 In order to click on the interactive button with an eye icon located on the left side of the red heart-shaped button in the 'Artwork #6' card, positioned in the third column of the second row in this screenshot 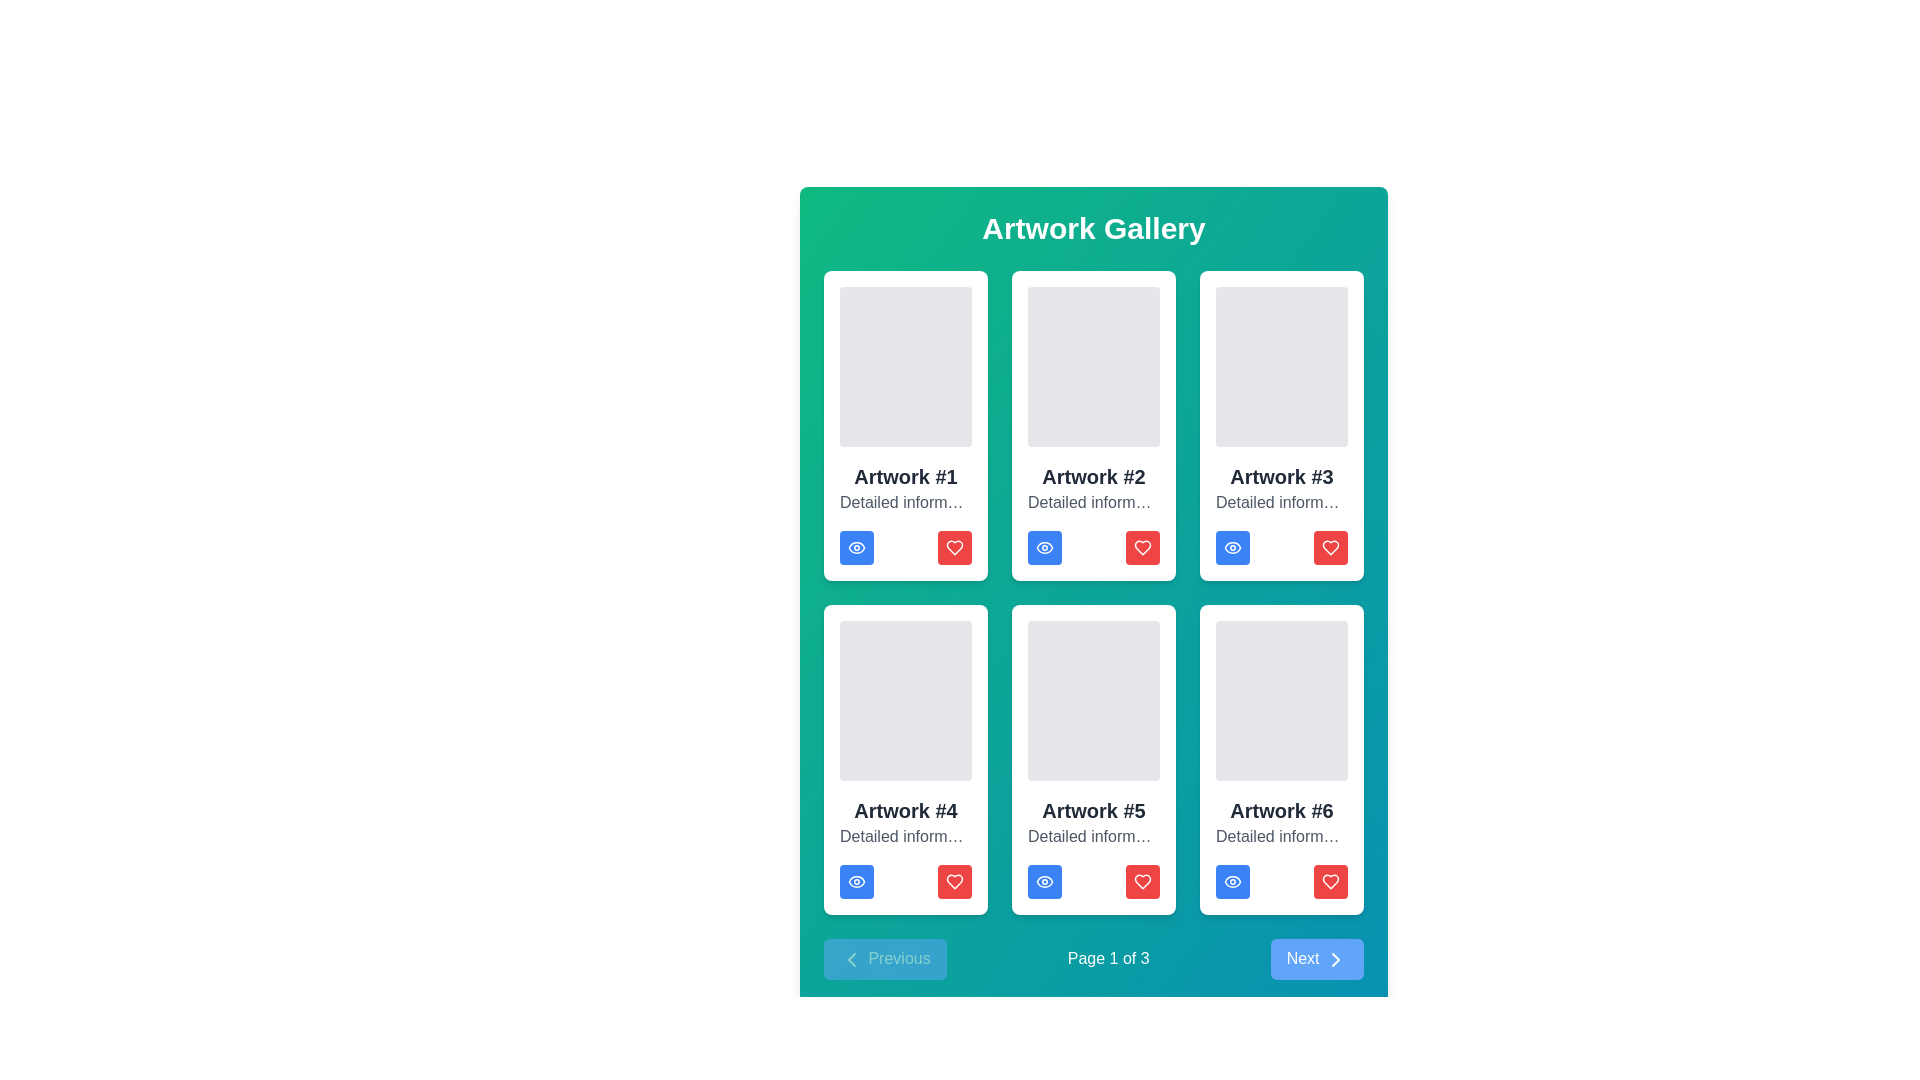, I will do `click(1232, 881)`.